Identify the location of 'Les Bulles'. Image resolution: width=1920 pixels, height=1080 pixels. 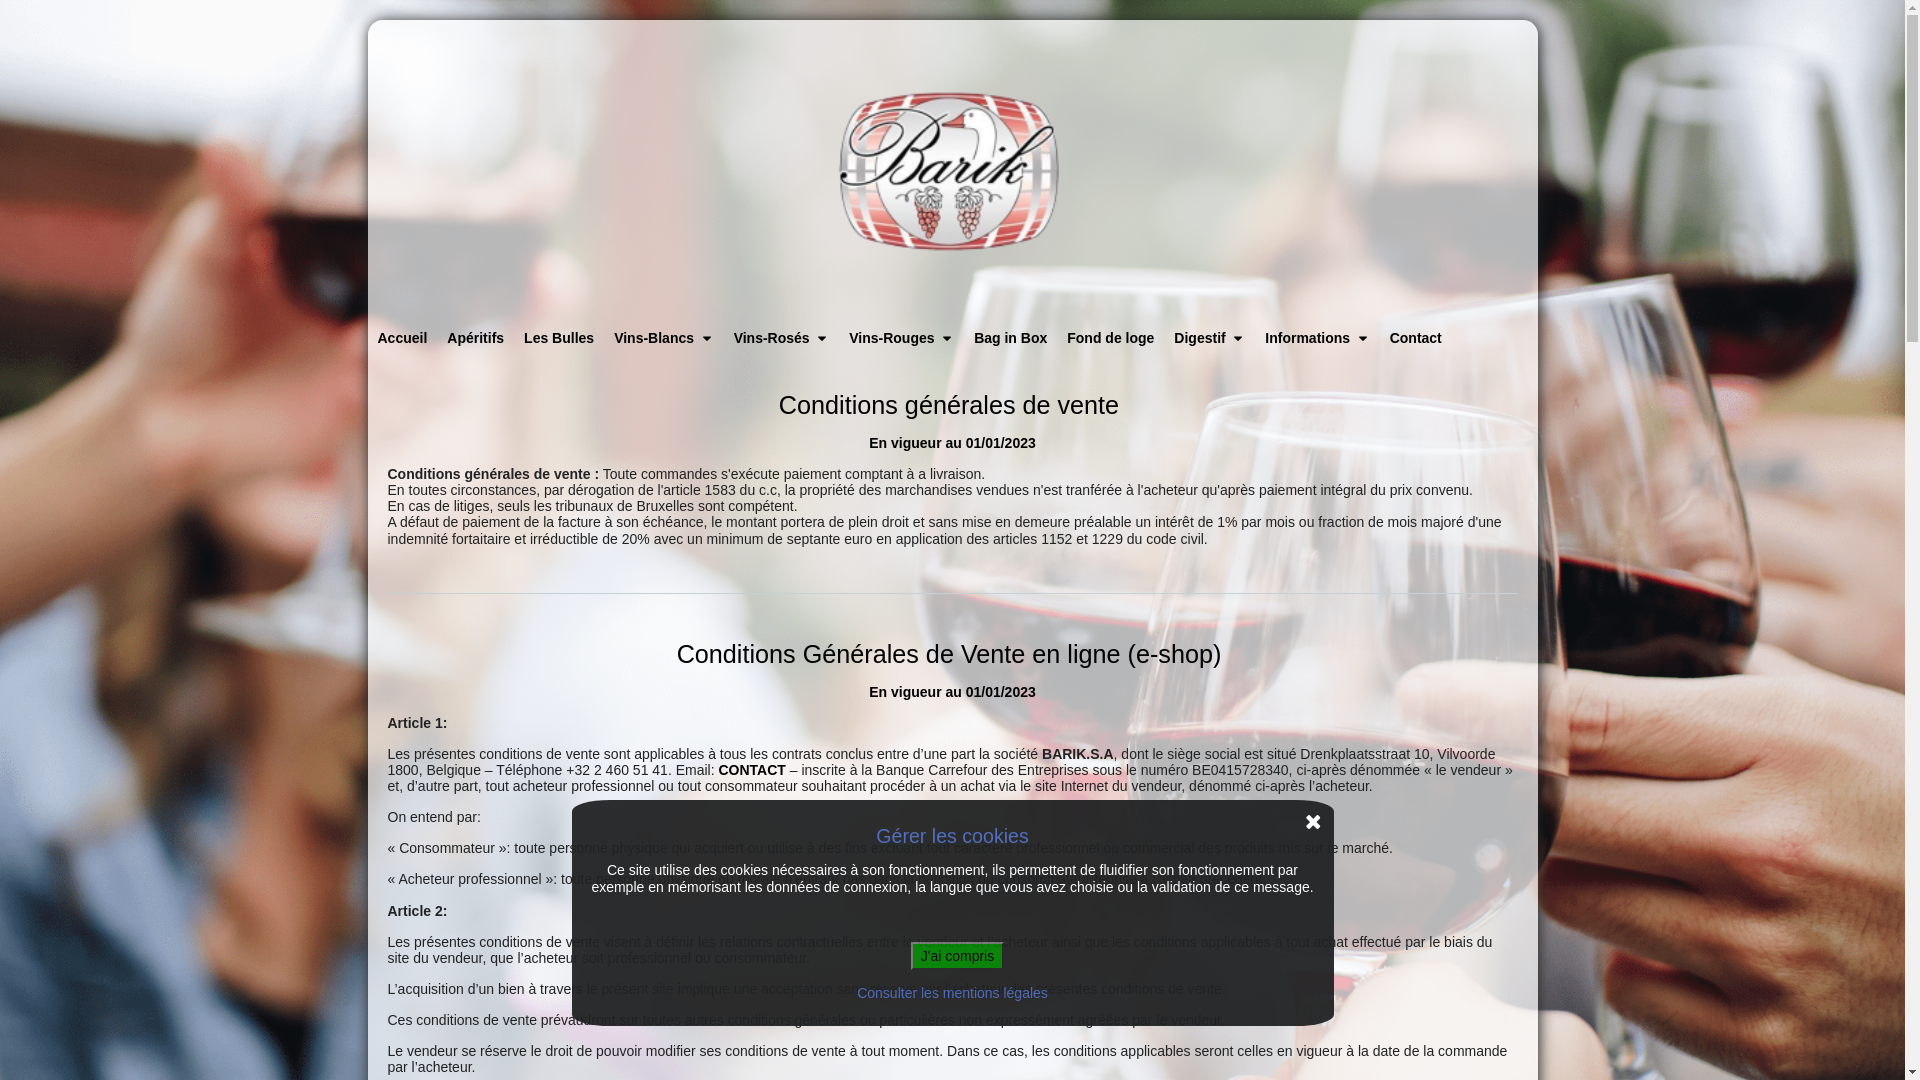
(558, 337).